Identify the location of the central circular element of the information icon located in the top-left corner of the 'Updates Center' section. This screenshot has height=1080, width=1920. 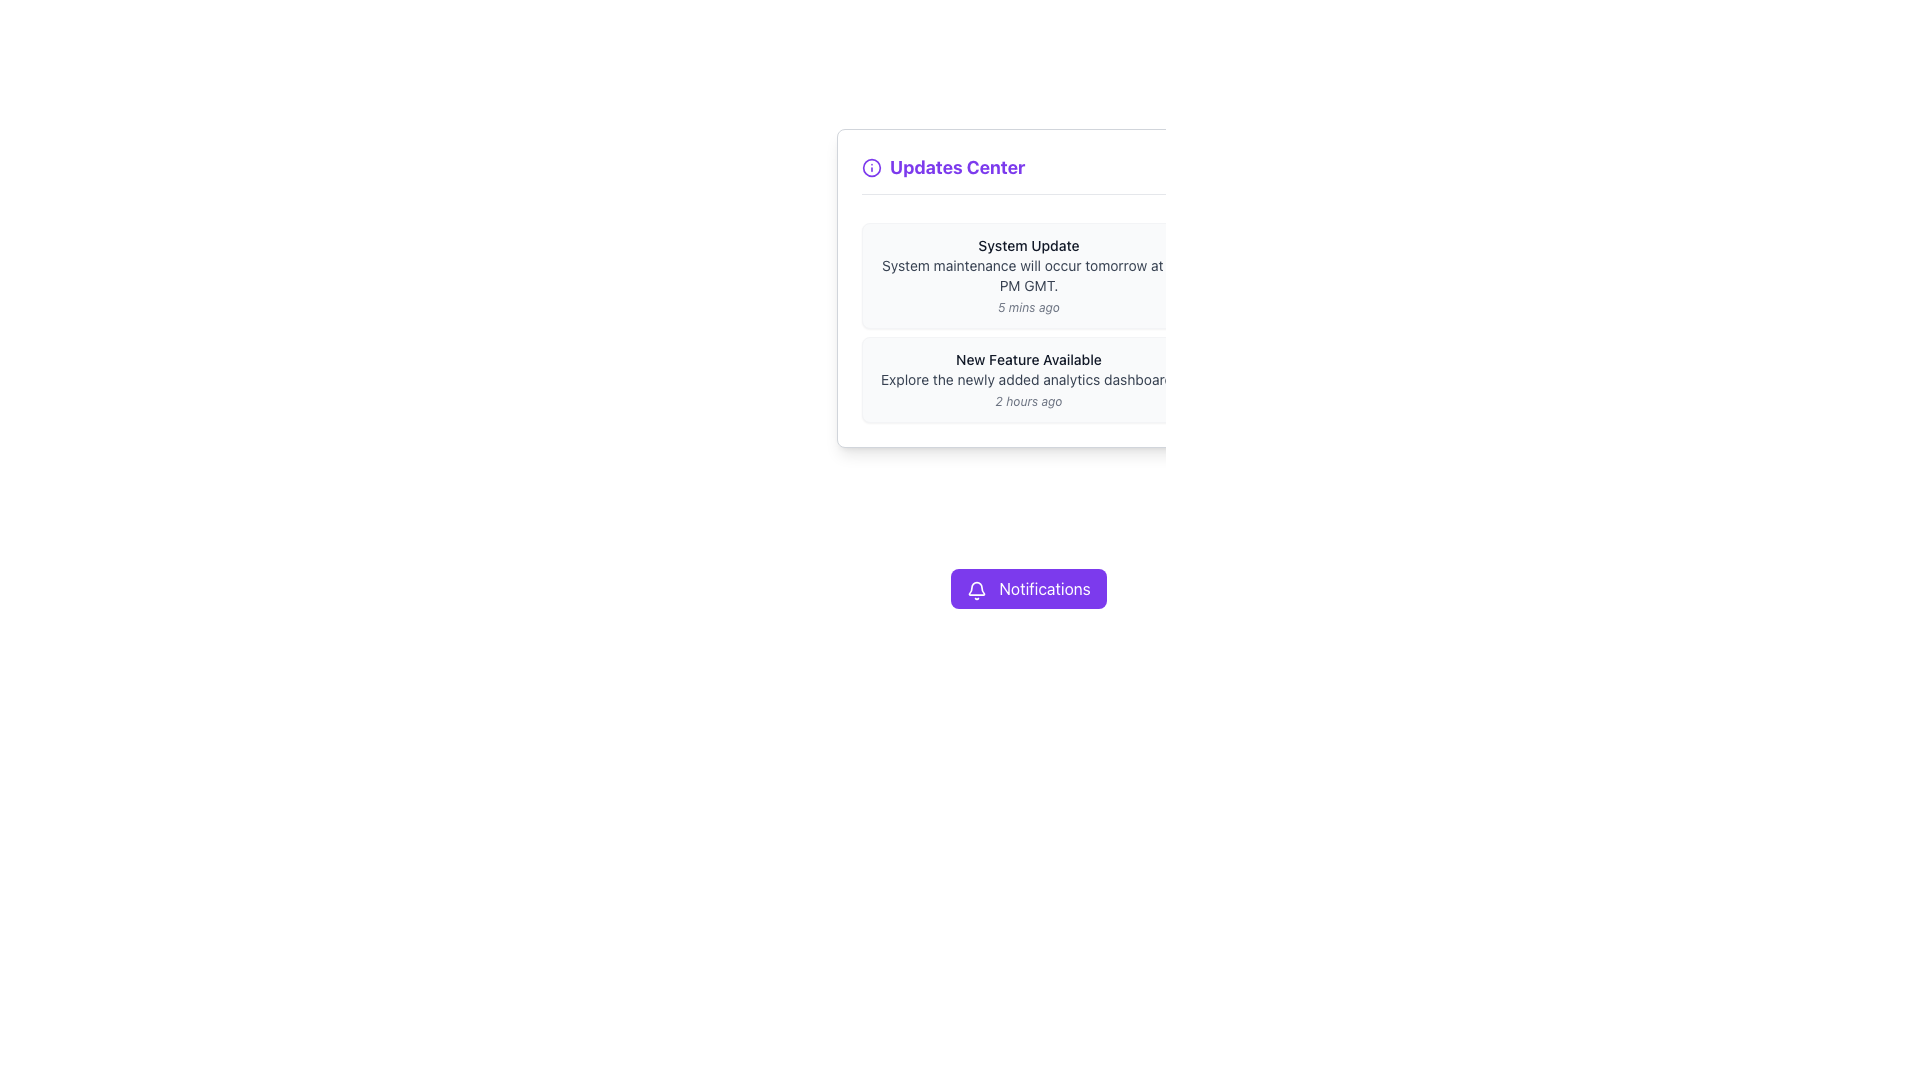
(872, 167).